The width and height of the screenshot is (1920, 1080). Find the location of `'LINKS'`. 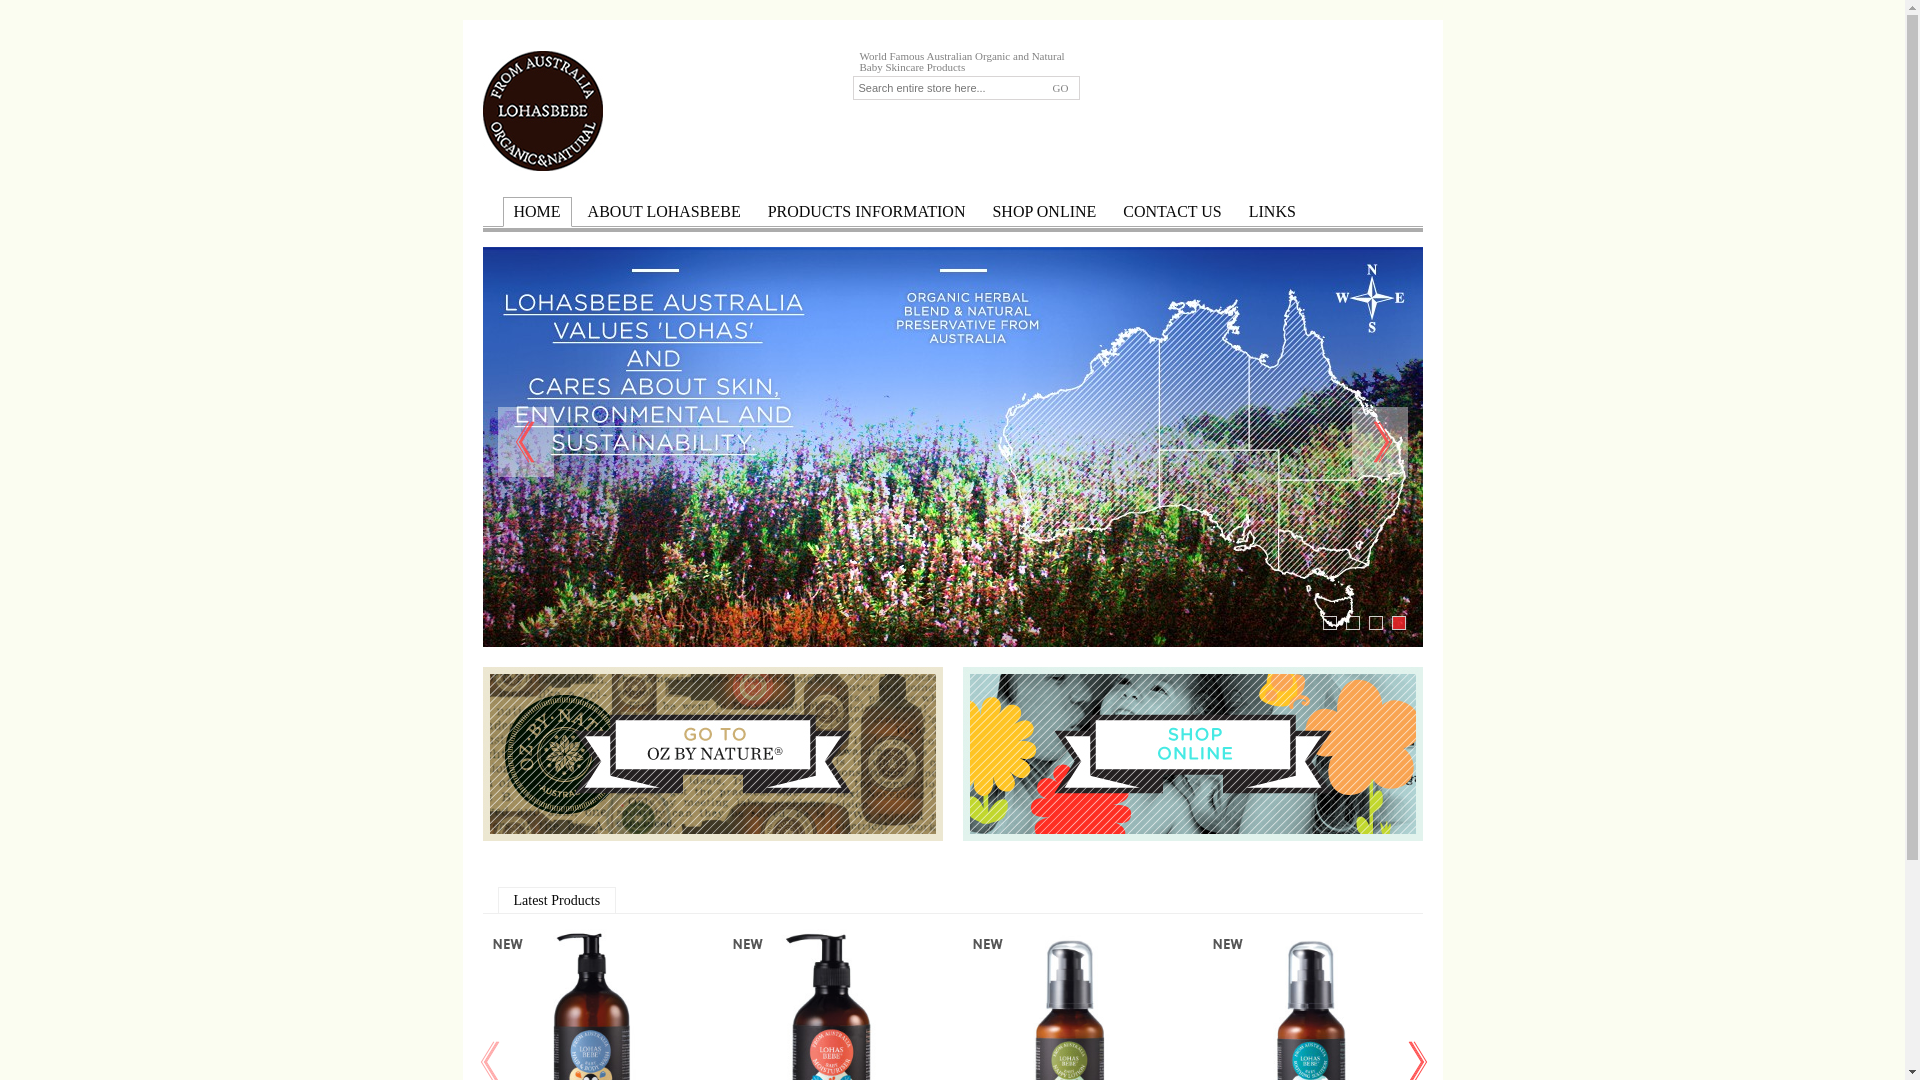

'LINKS' is located at coordinates (1271, 211).